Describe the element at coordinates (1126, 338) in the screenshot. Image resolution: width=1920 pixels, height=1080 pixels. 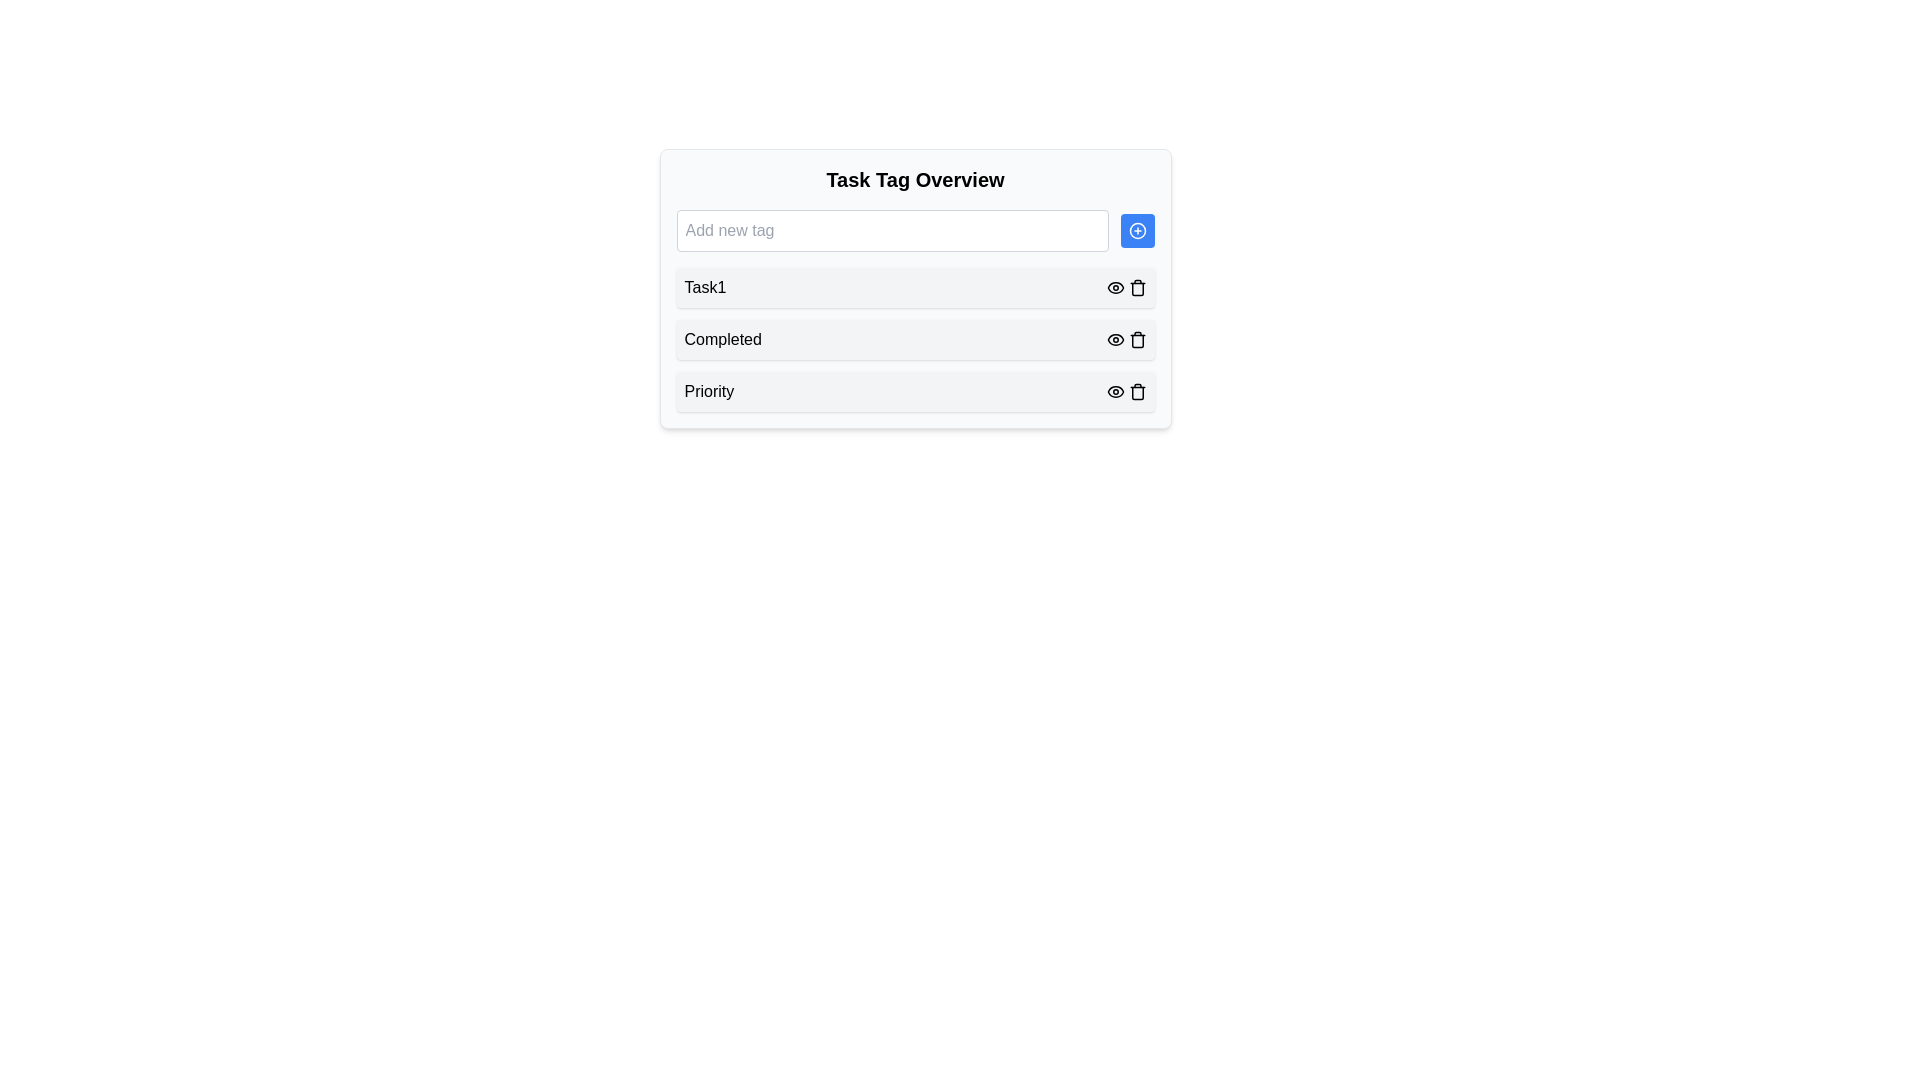
I see `the visibility toggle Icon button located in the 'Completed' section of the Task Tag Overview interface` at that location.